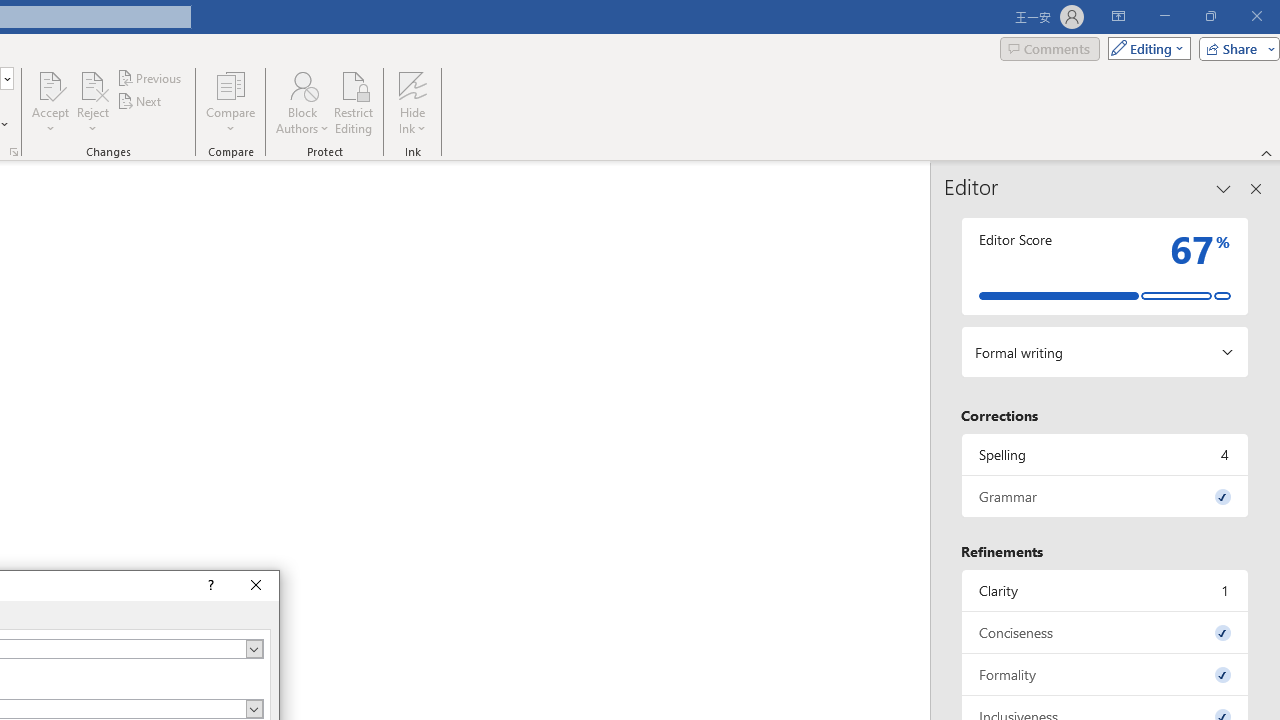  I want to click on 'Editing', so click(1144, 47).